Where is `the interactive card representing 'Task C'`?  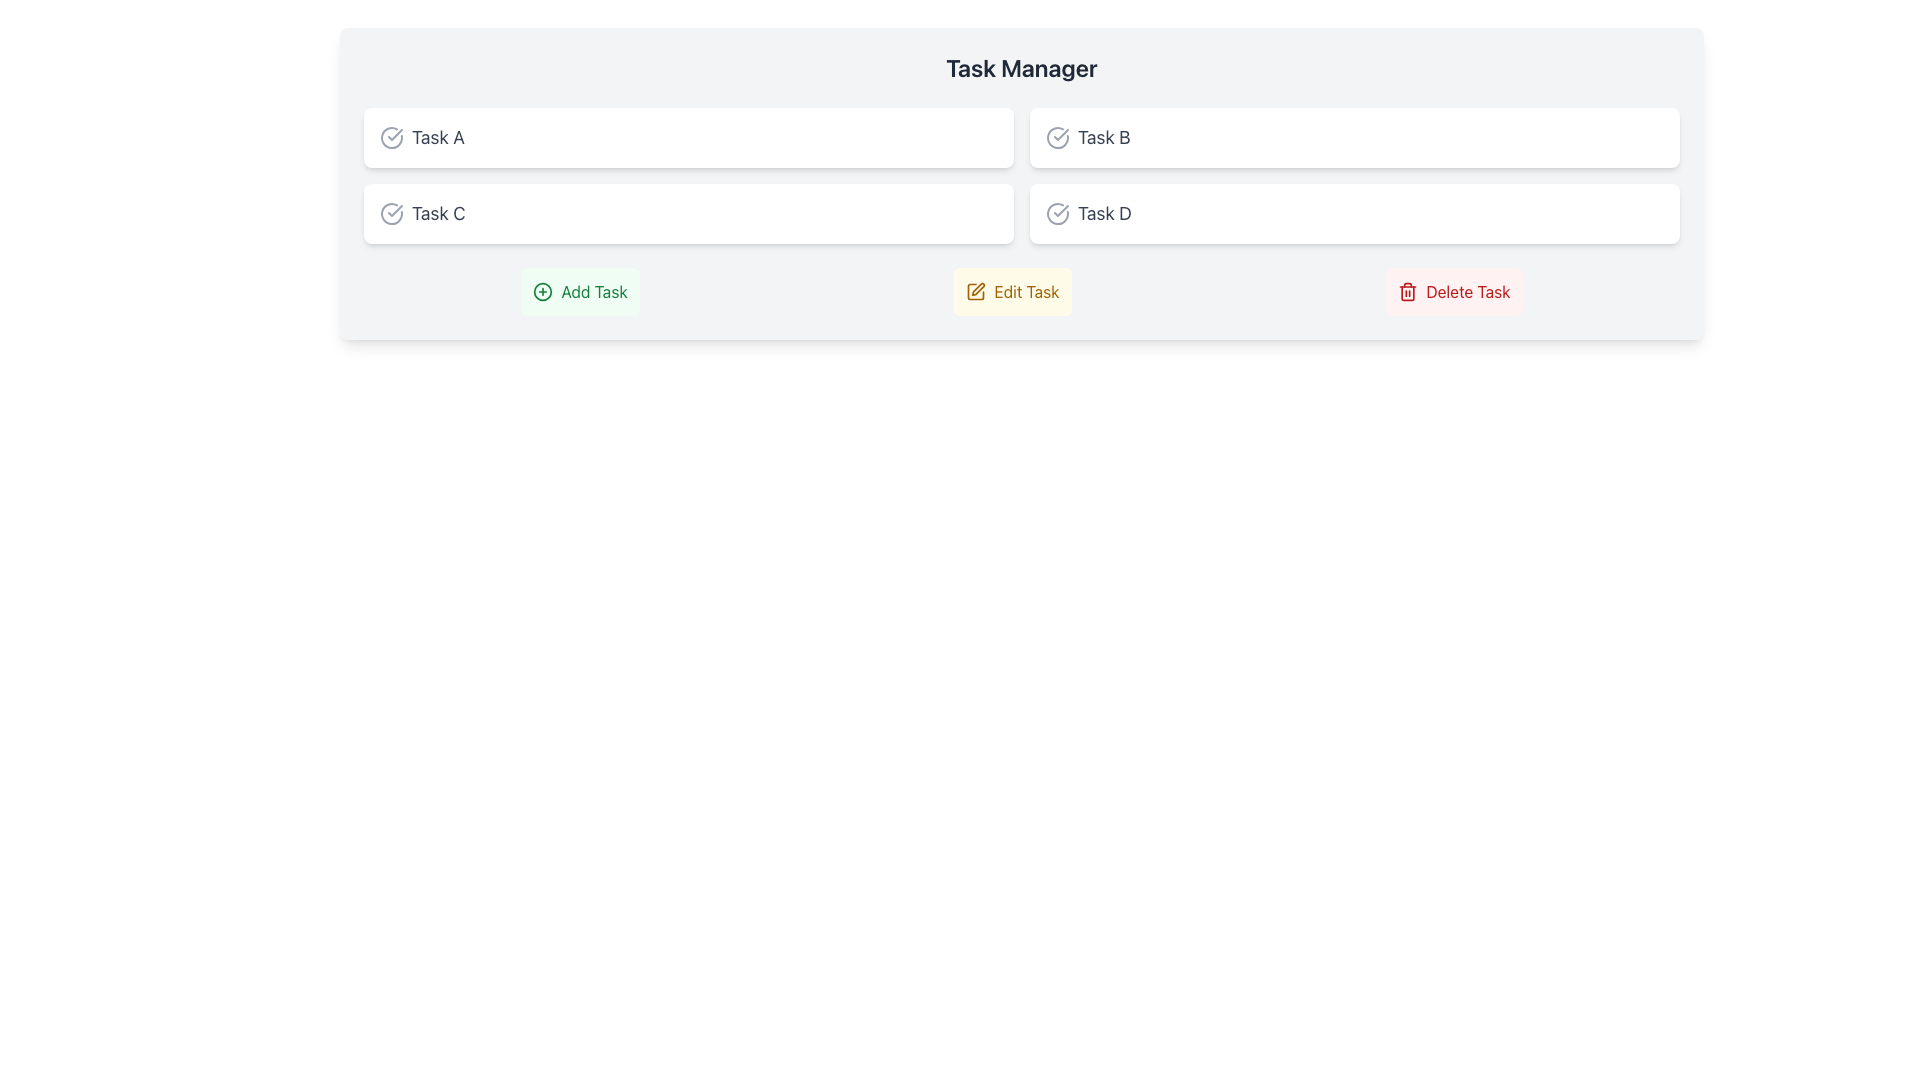 the interactive card representing 'Task C' is located at coordinates (689, 213).